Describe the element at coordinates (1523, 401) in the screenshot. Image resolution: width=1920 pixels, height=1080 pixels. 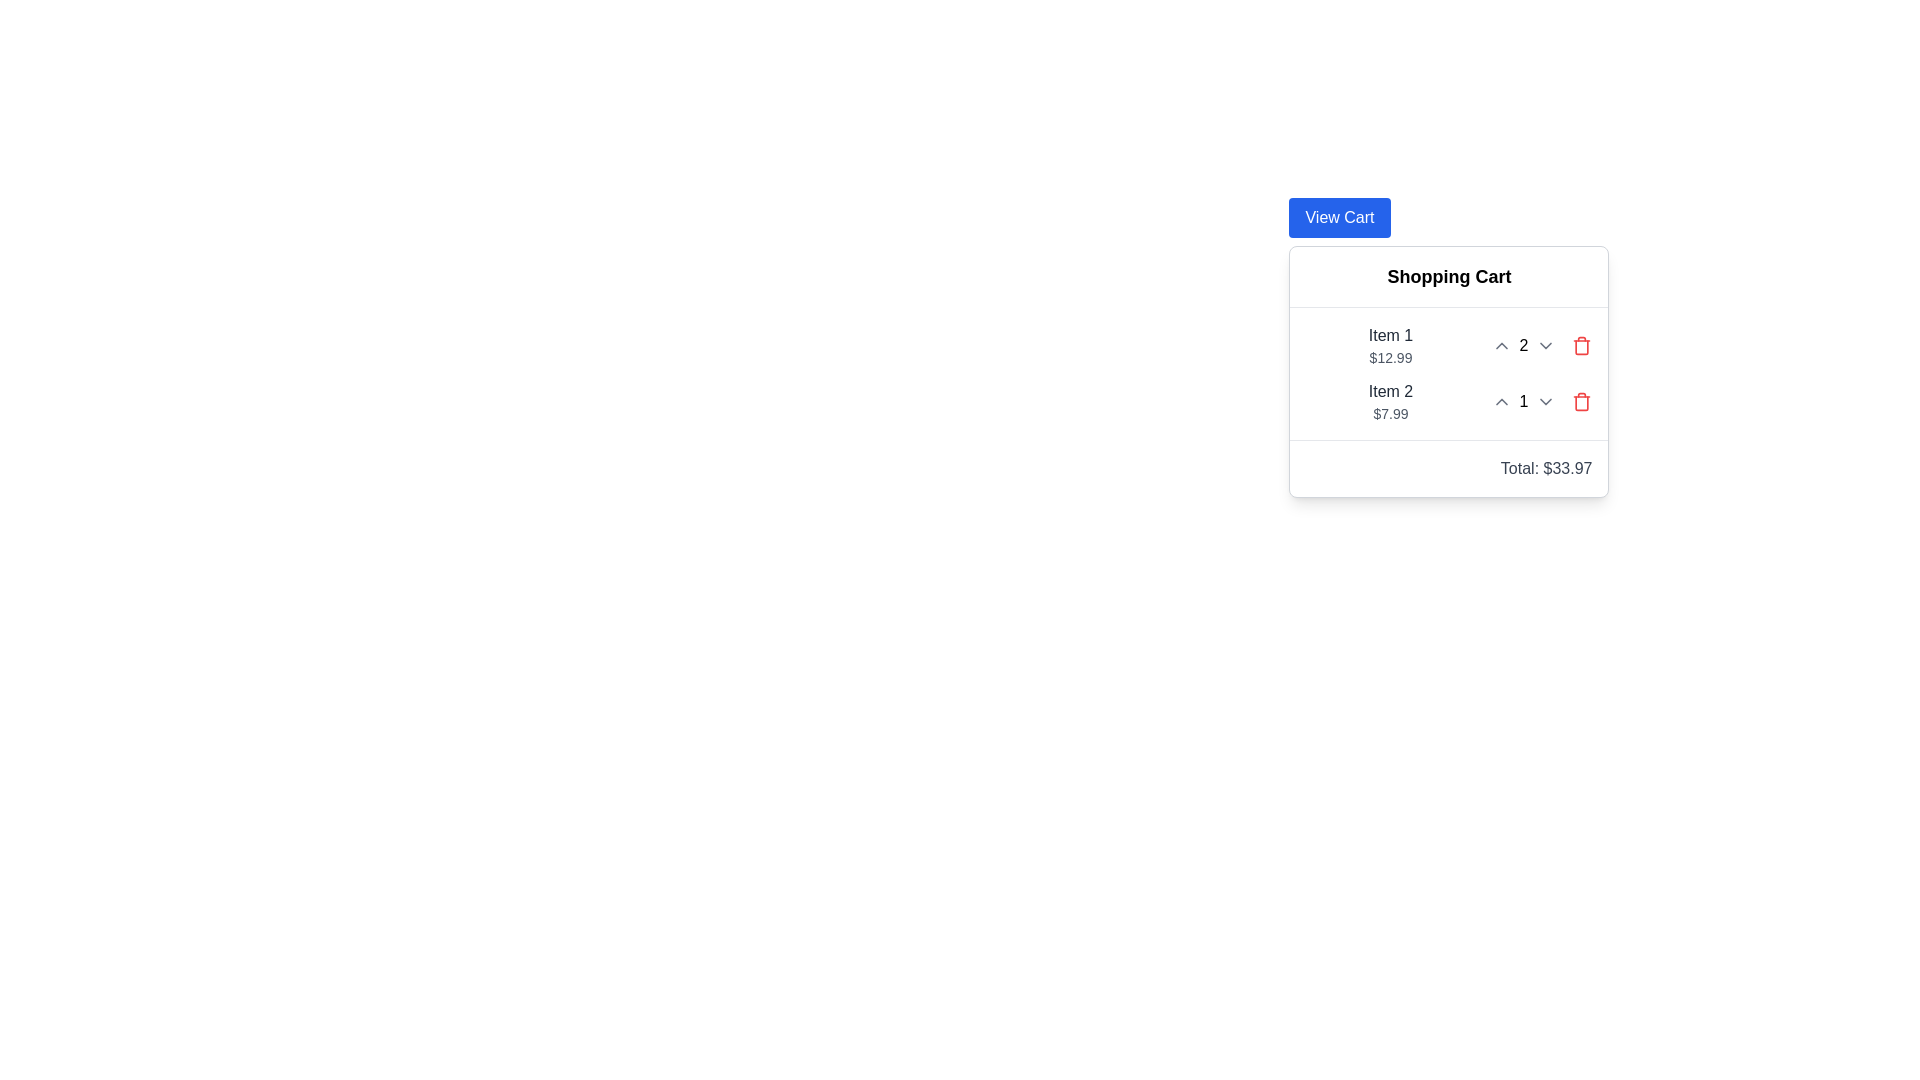
I see `the numeral '1' text display element indicating the quantity of 'Item 2' in the shopping cart interface` at that location.